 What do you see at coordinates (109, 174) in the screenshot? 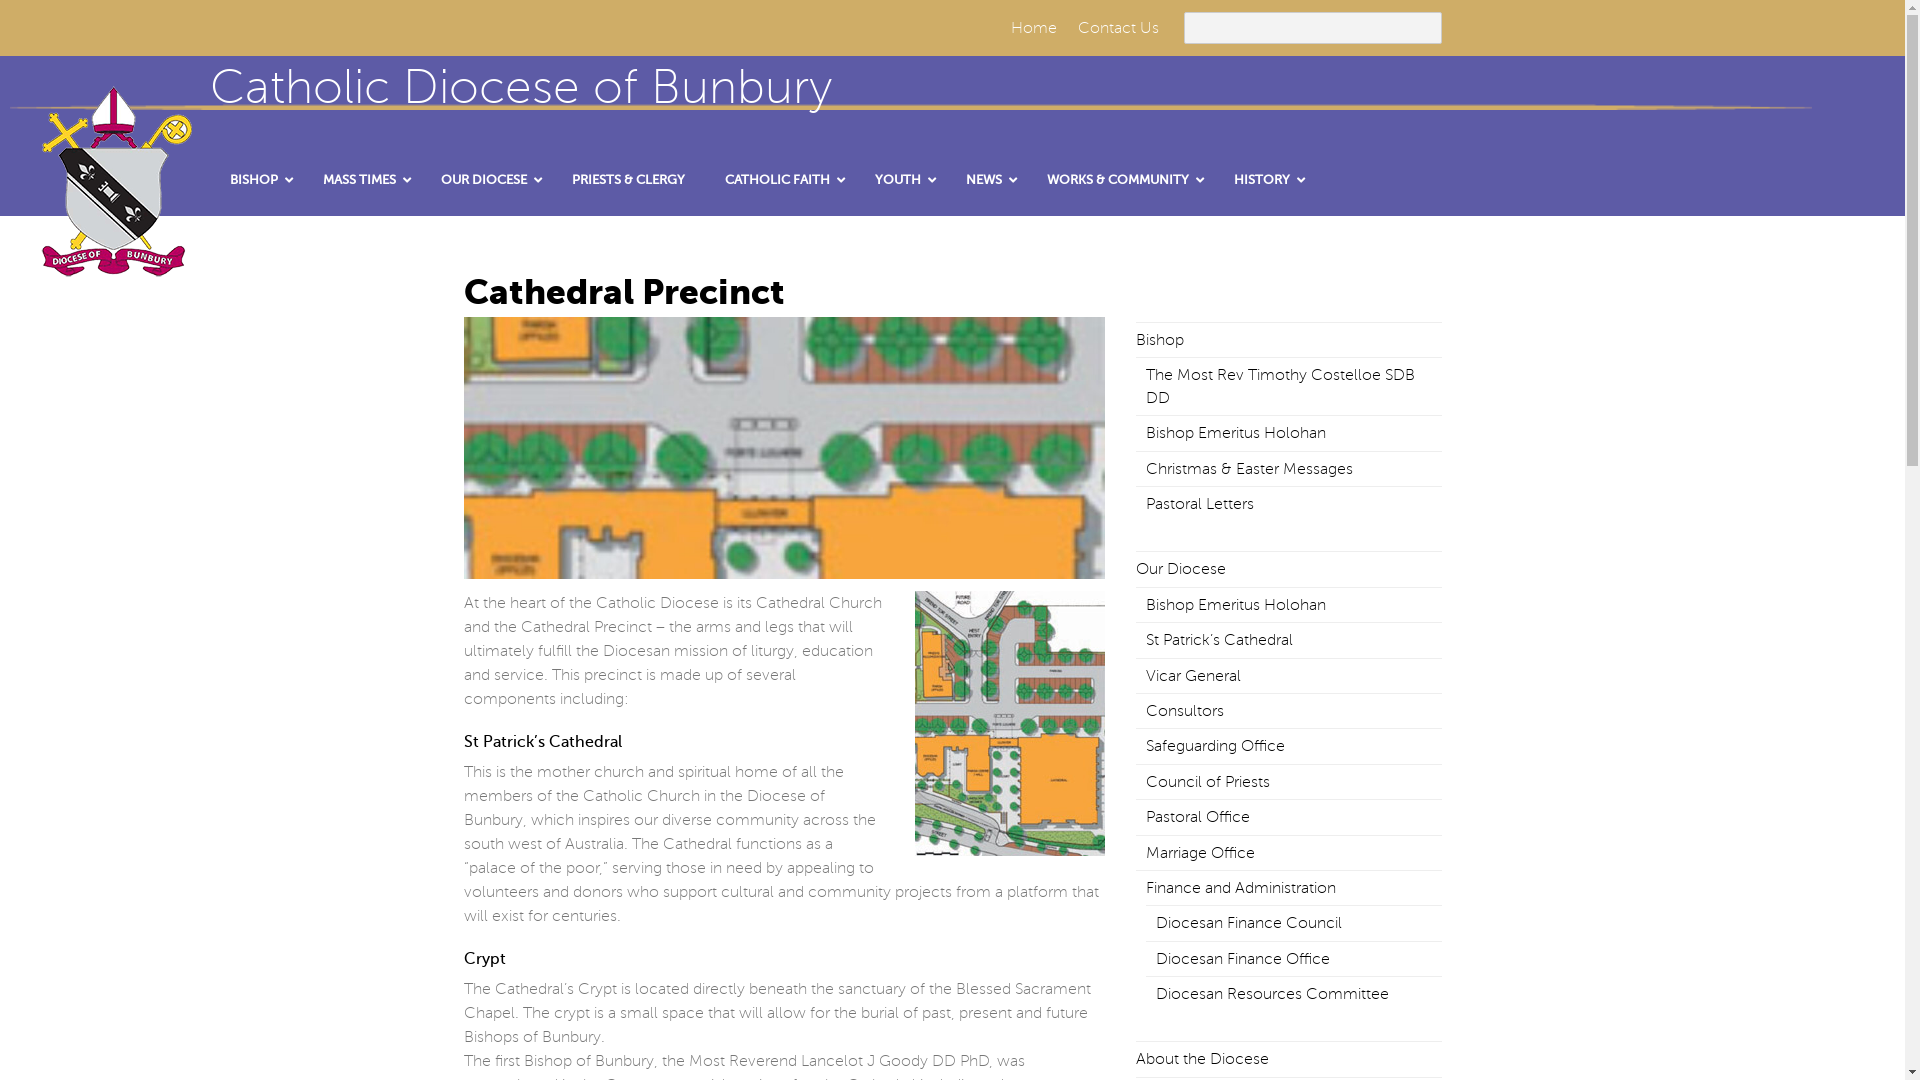
I see `'crestLogo-resized'` at bounding box center [109, 174].